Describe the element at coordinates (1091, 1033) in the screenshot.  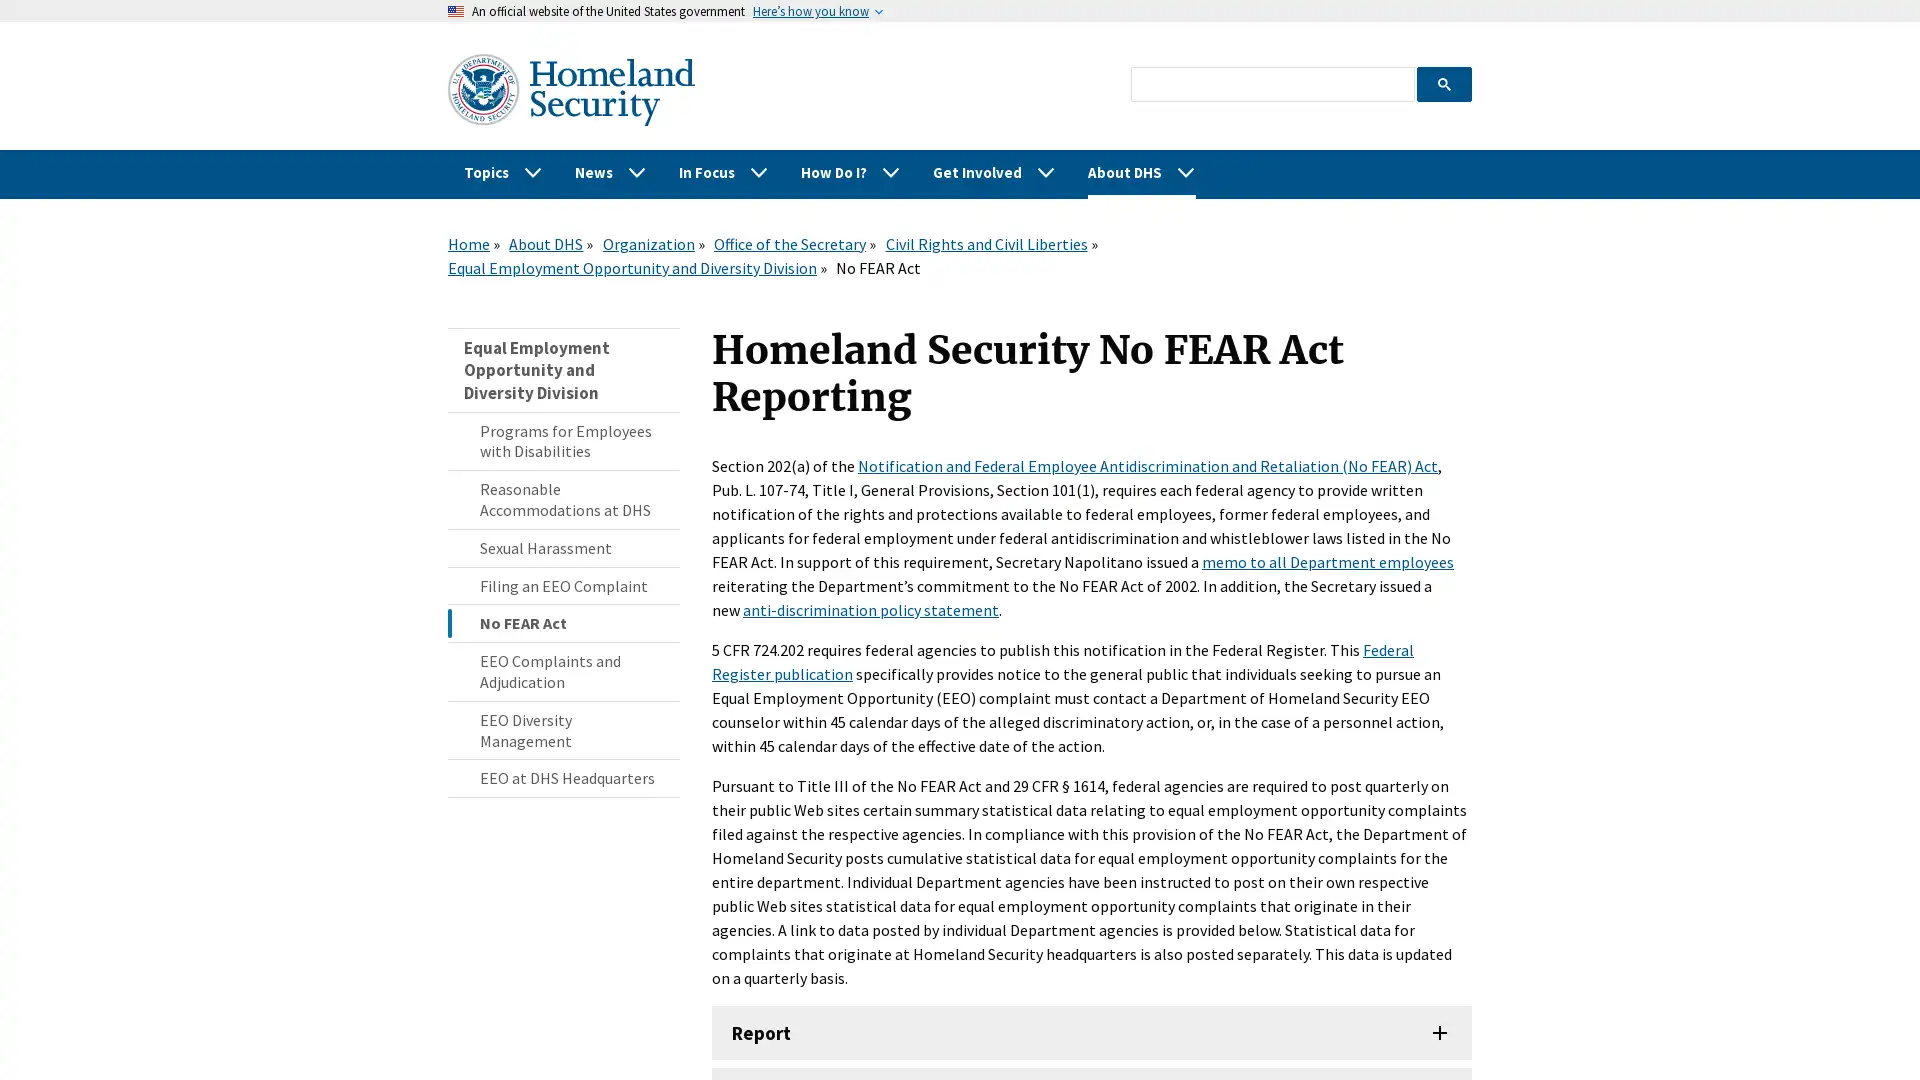
I see `Report` at that location.